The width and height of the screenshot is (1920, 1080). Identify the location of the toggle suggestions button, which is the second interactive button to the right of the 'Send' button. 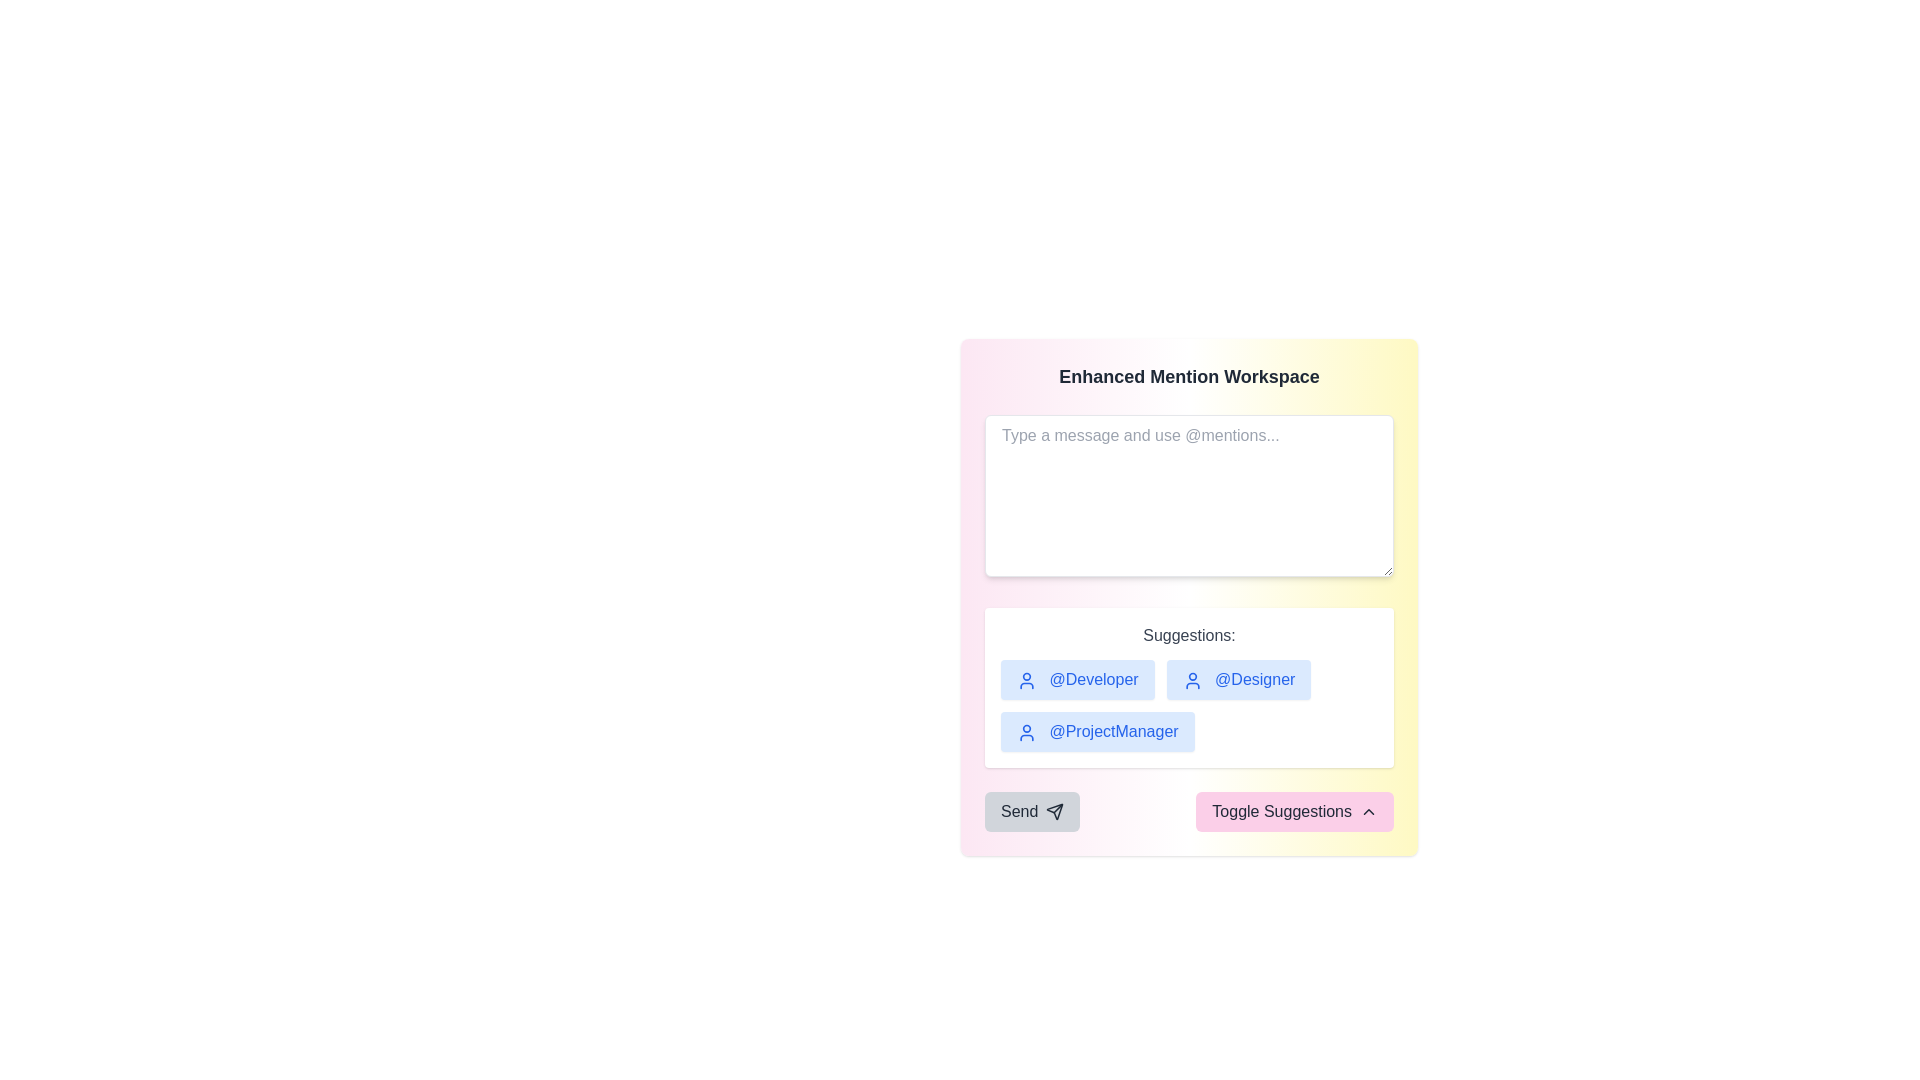
(1295, 812).